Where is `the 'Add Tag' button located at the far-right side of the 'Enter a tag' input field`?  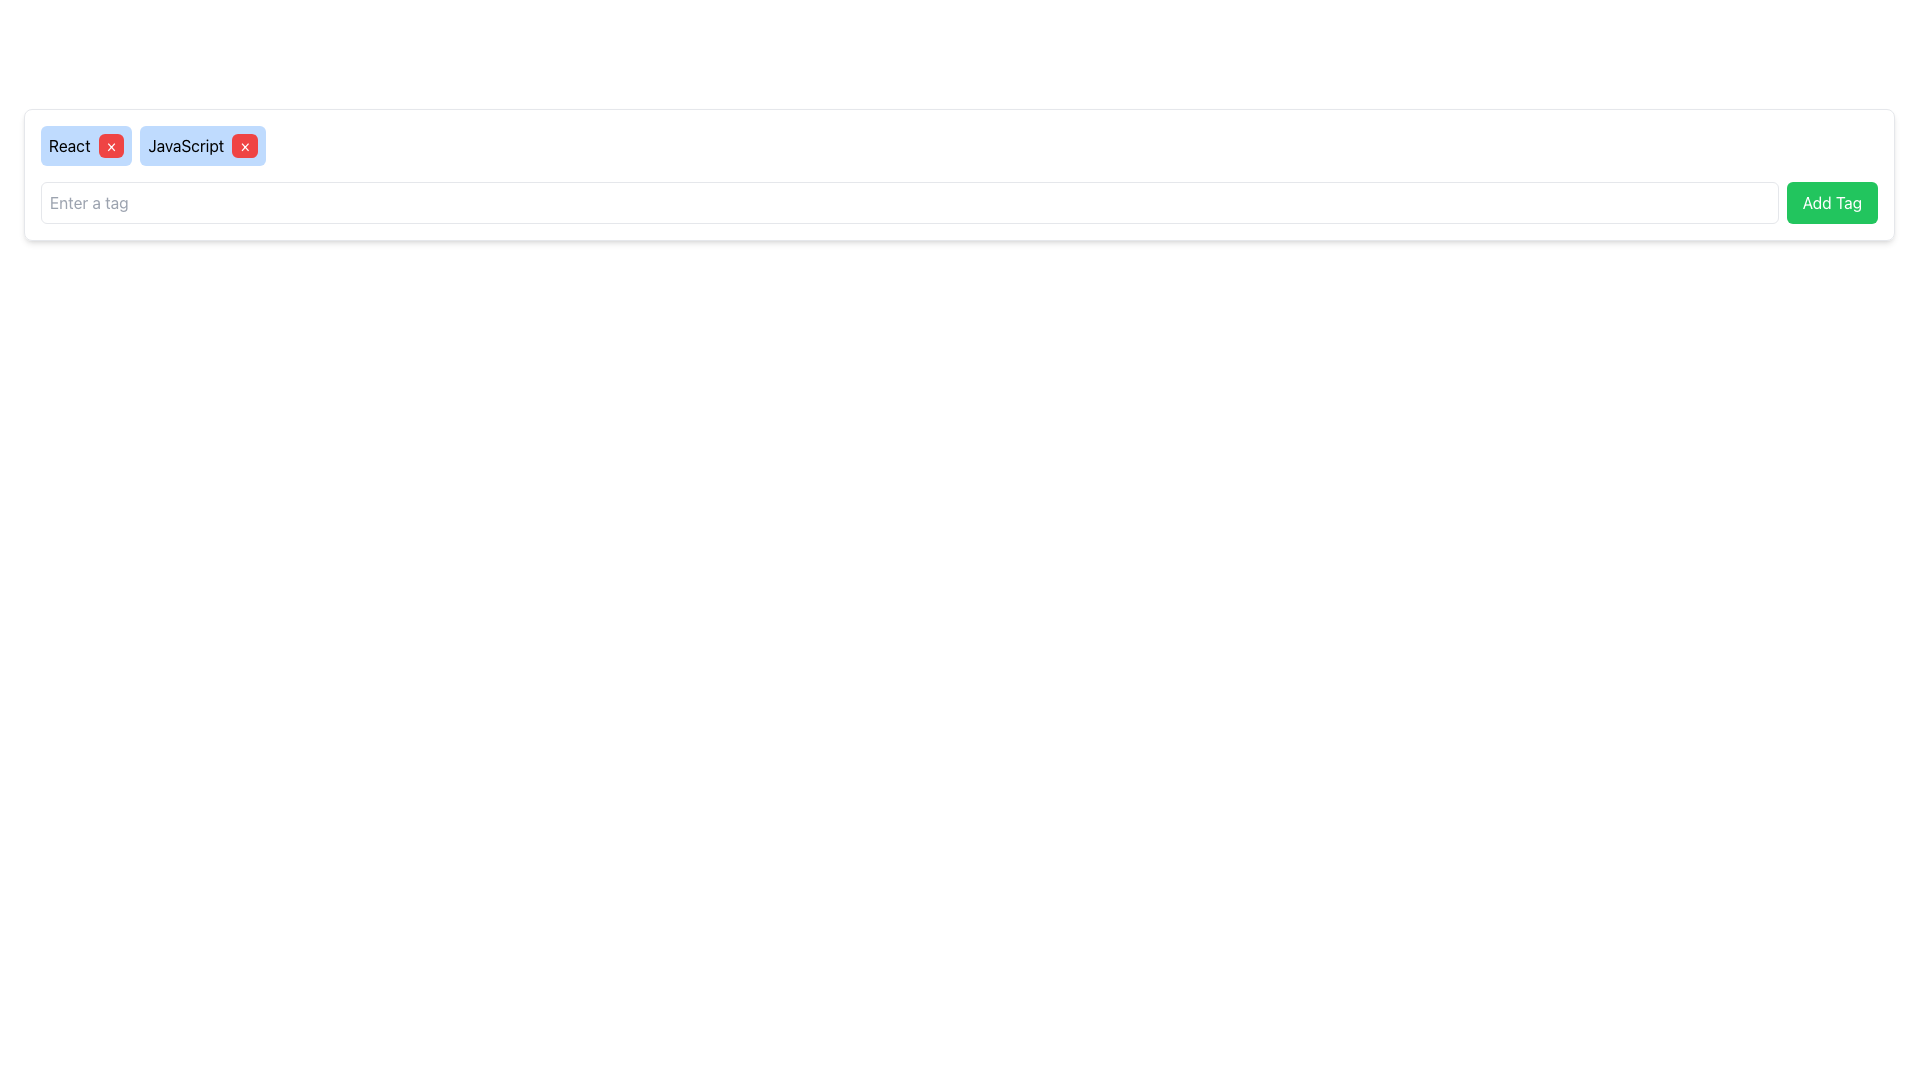
the 'Add Tag' button located at the far-right side of the 'Enter a tag' input field is located at coordinates (1832, 203).